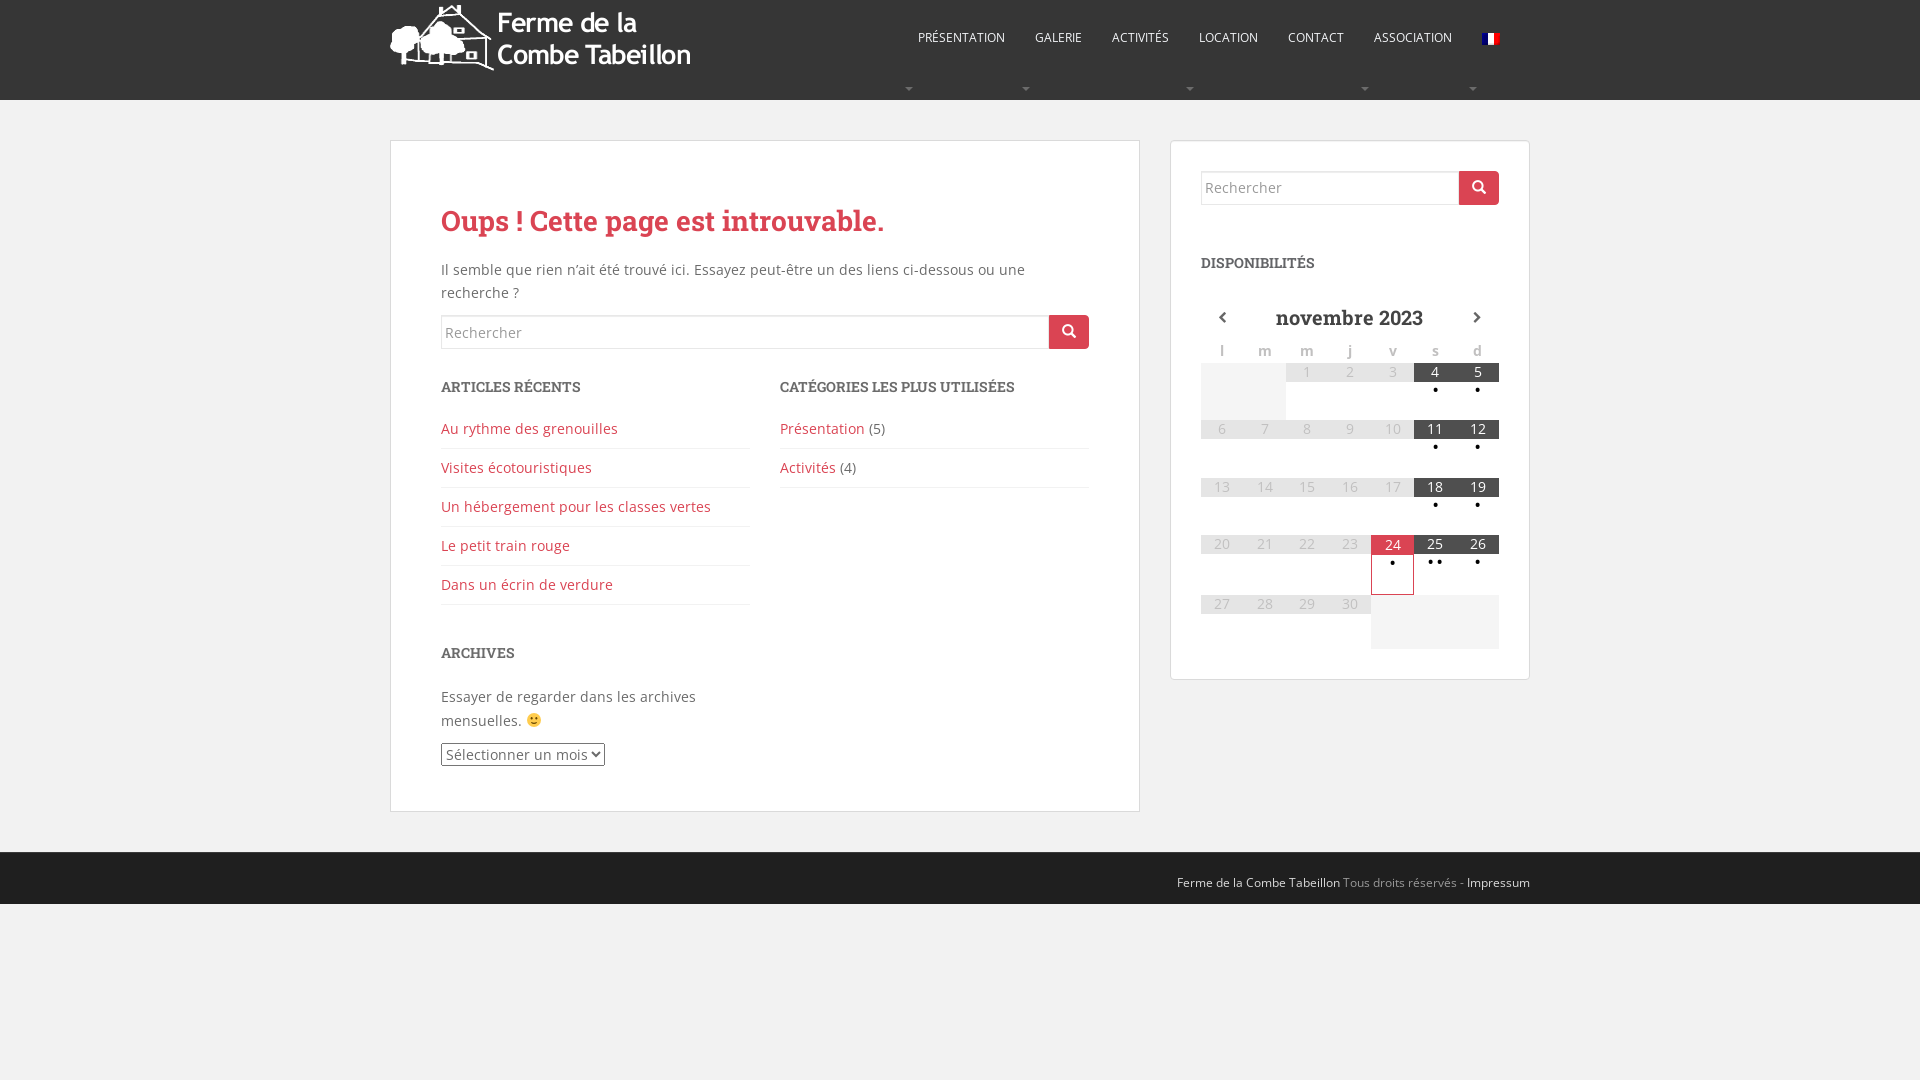  What do you see at coordinates (1467, 881) in the screenshot?
I see `'Impressum'` at bounding box center [1467, 881].